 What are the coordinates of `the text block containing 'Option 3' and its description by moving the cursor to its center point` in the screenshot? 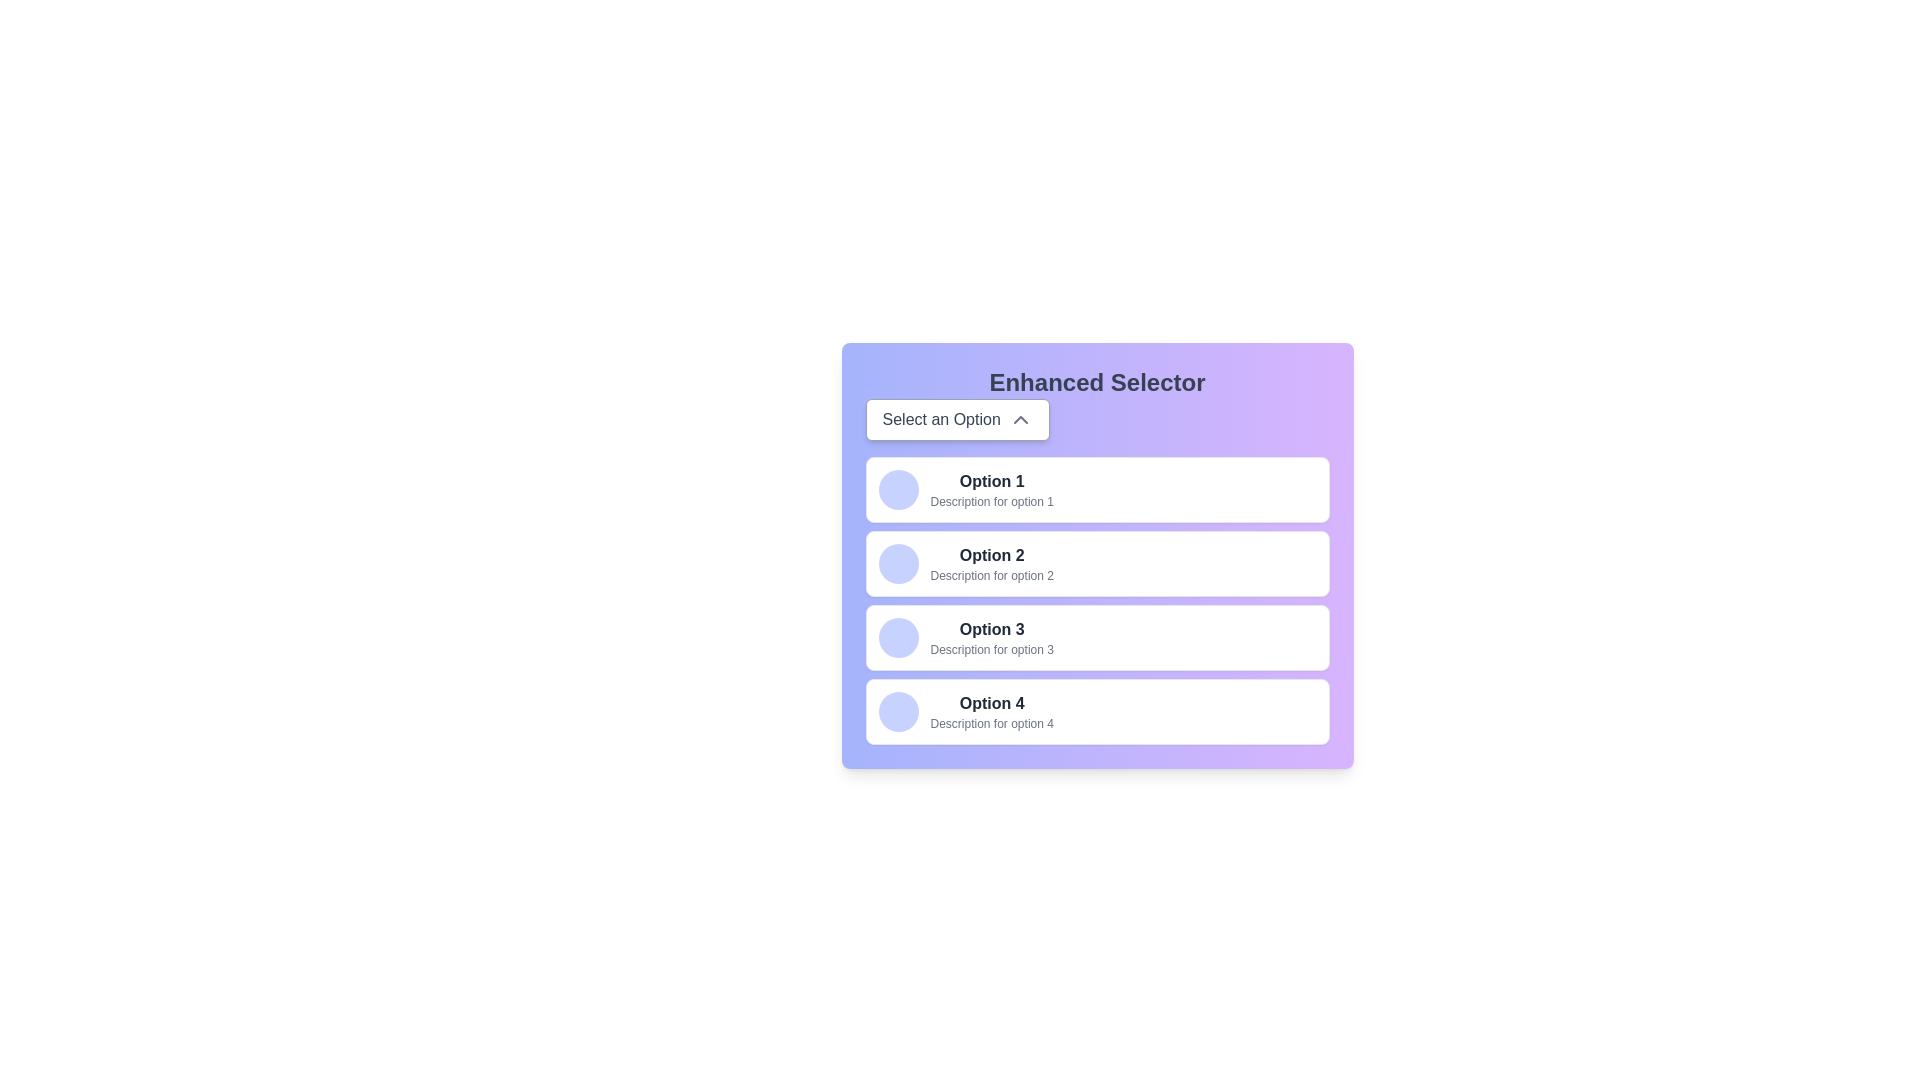 It's located at (992, 637).